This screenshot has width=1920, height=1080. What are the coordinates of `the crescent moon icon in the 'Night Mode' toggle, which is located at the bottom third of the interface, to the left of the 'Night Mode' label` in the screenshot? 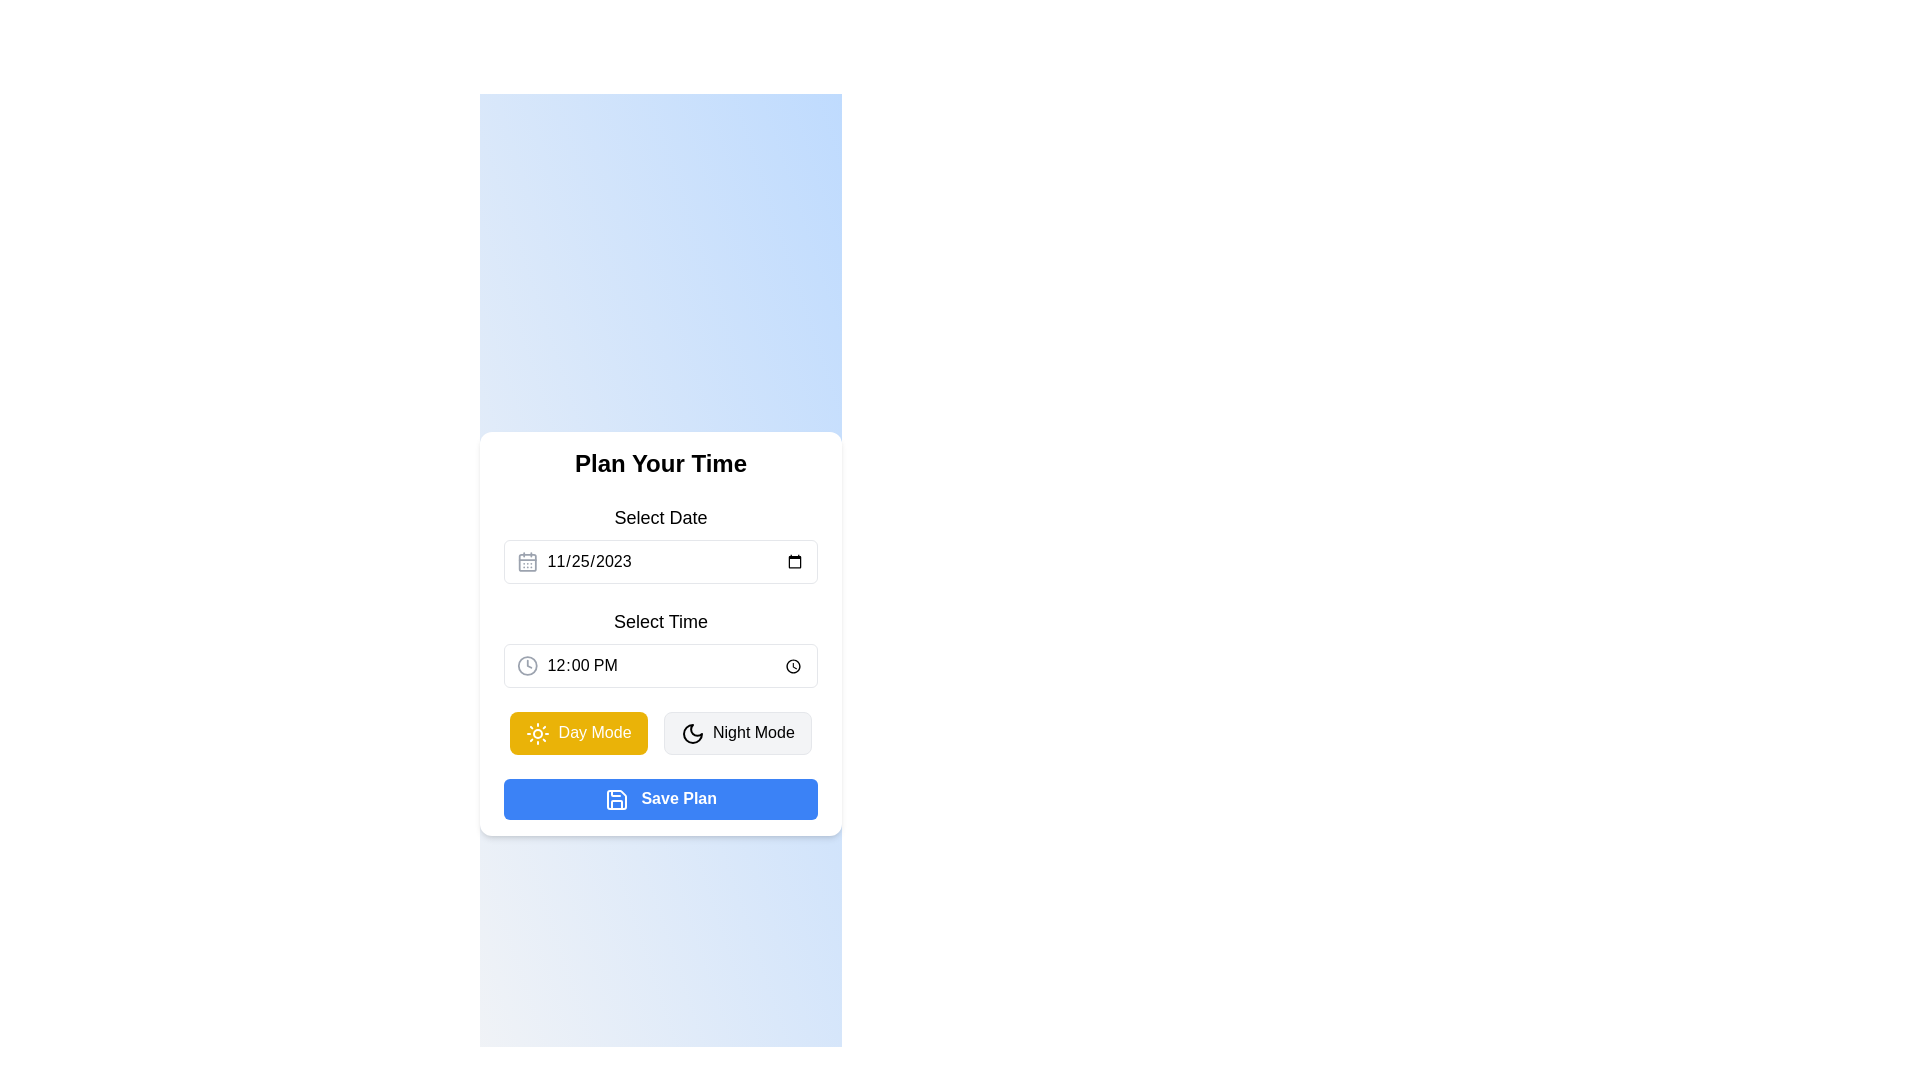 It's located at (692, 733).